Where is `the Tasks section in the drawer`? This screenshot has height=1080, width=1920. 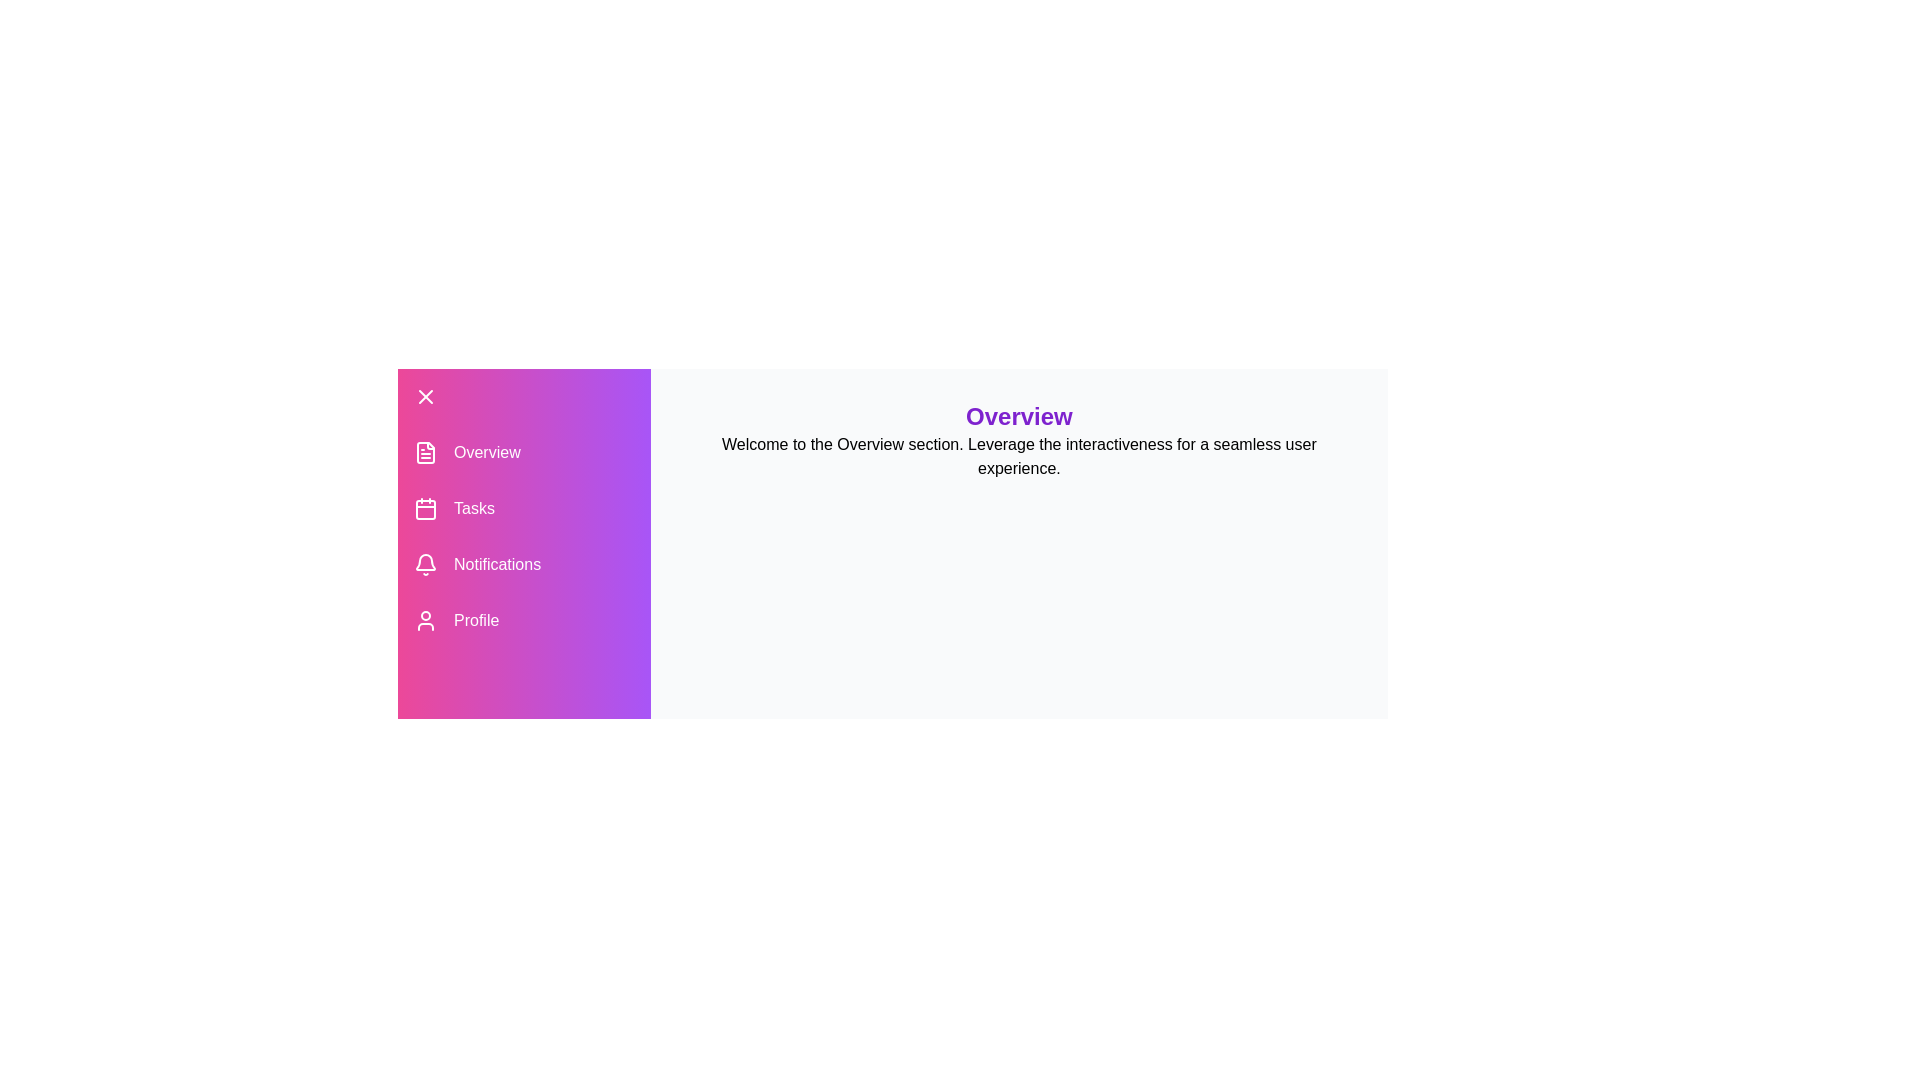
the Tasks section in the drawer is located at coordinates (523, 508).